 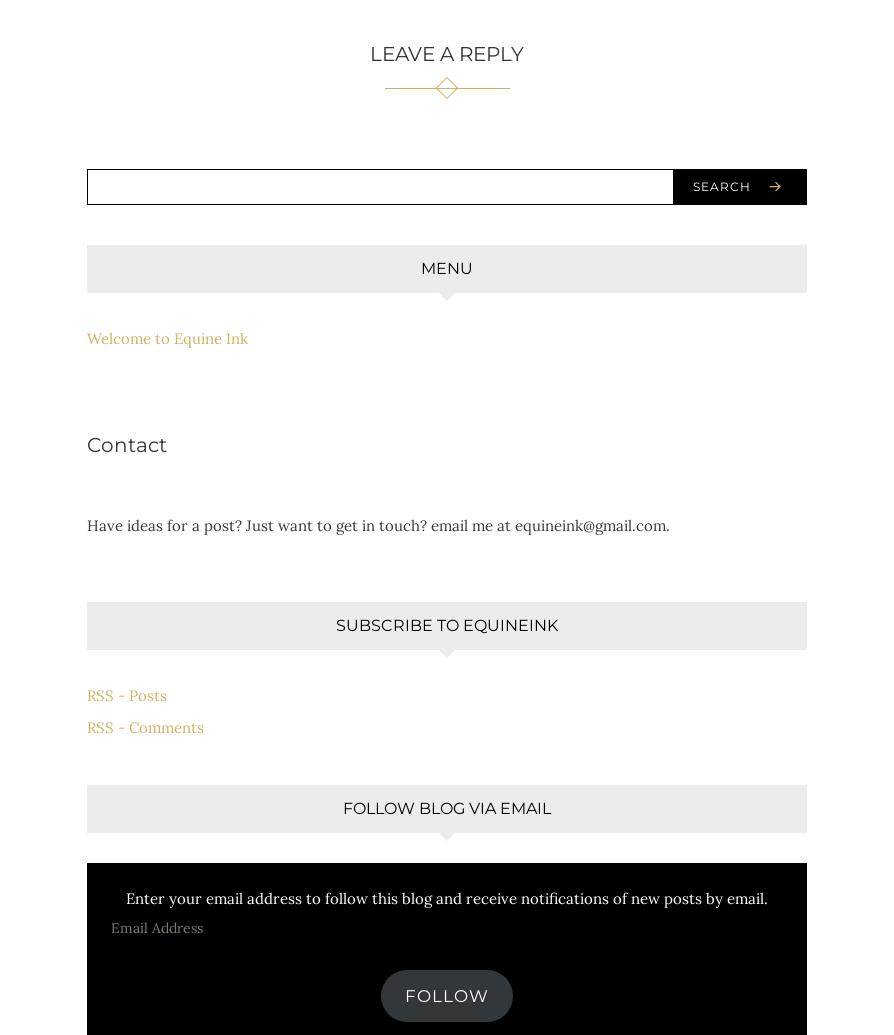 What do you see at coordinates (447, 896) in the screenshot?
I see `'Enter your email address to follow this blog and receive notifications of new posts by email.'` at bounding box center [447, 896].